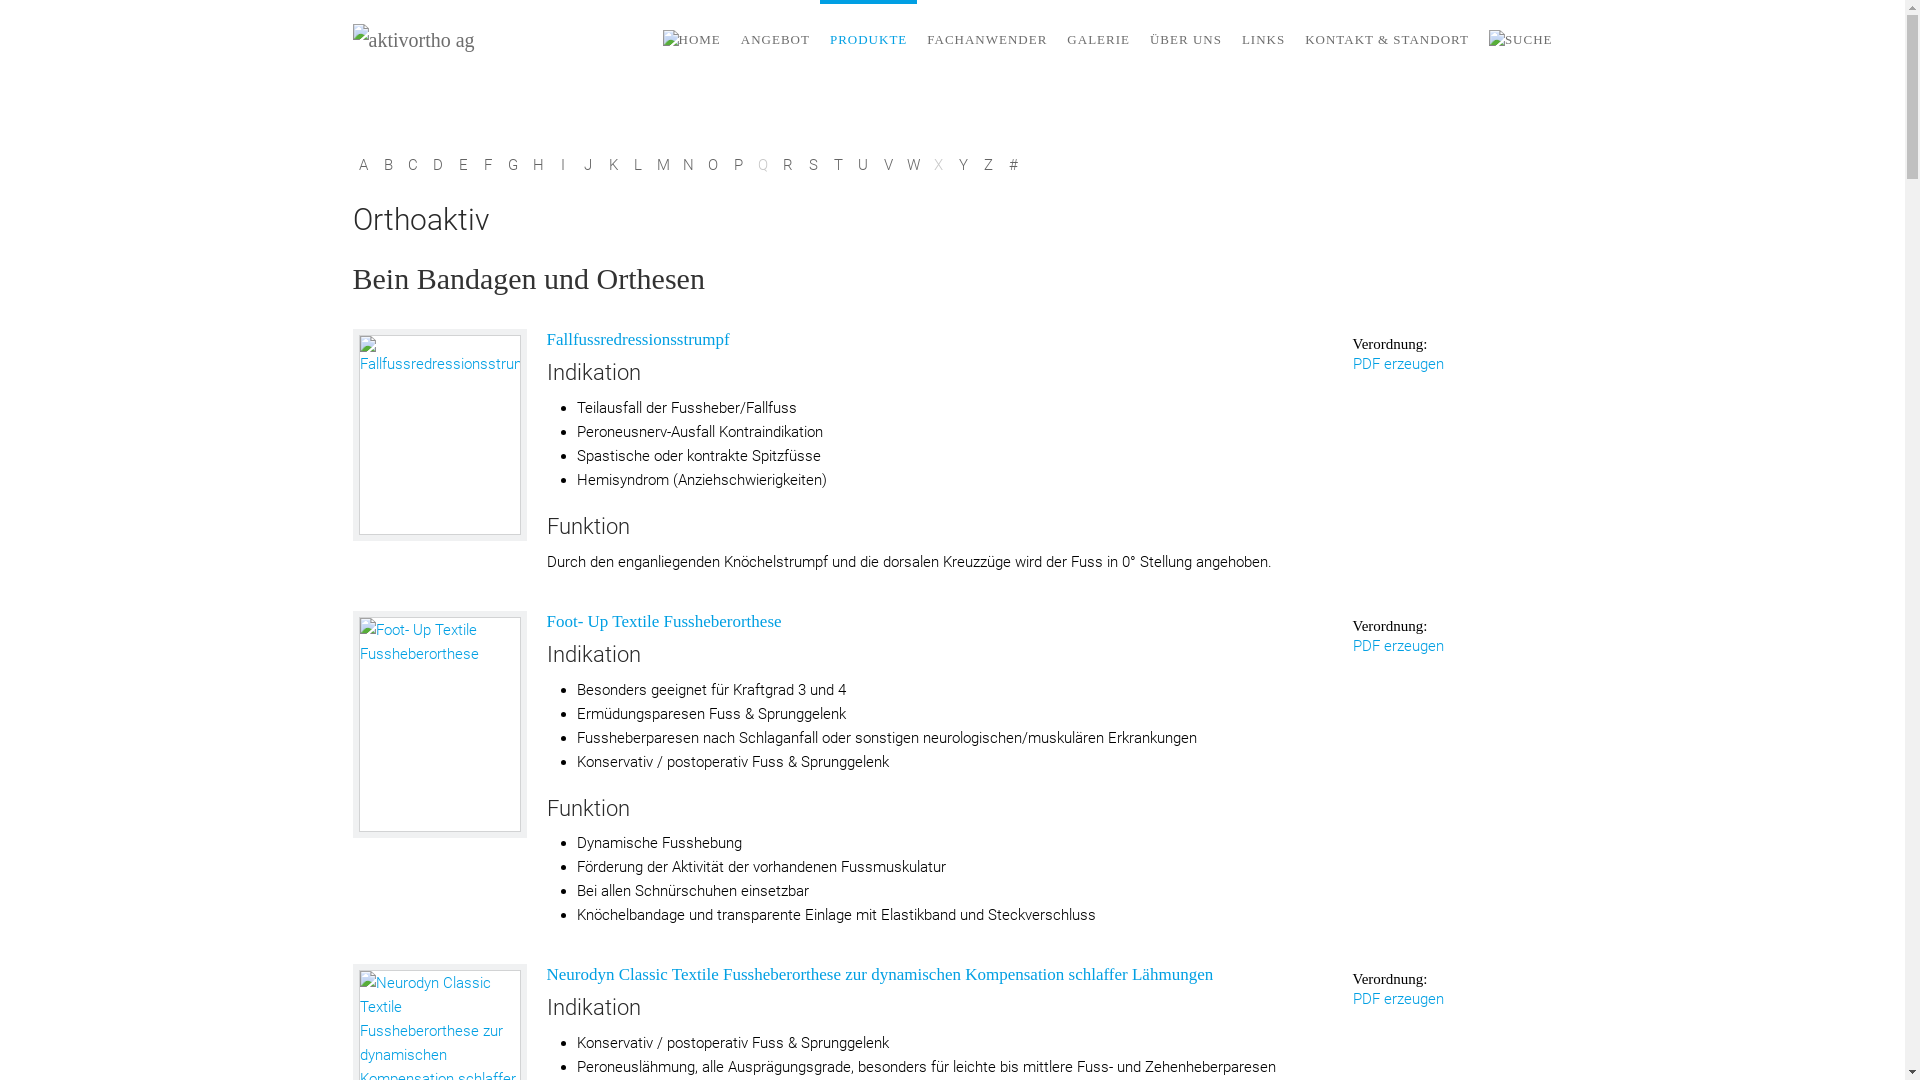 This screenshot has height=1080, width=1920. Describe the element at coordinates (662, 164) in the screenshot. I see `'M'` at that location.